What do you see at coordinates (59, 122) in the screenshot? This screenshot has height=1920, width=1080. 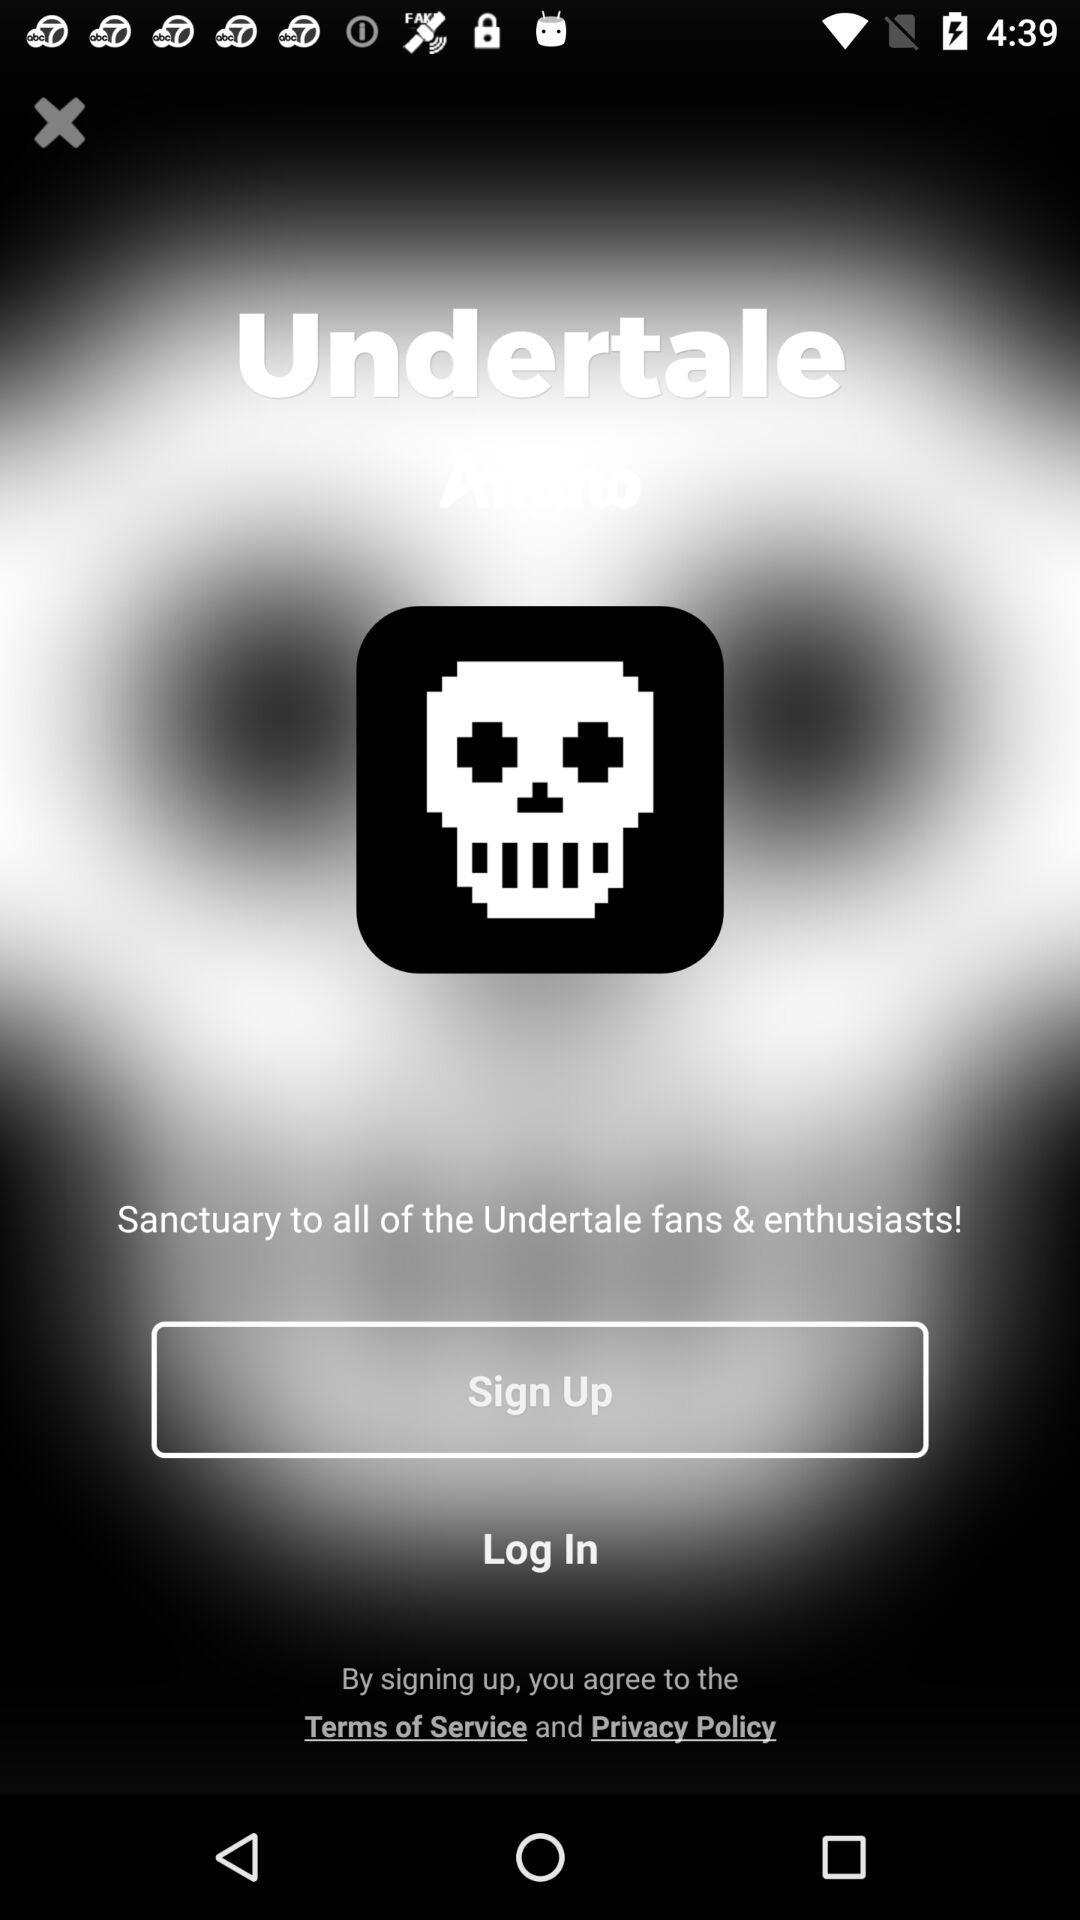 I see `the close icon` at bounding box center [59, 122].